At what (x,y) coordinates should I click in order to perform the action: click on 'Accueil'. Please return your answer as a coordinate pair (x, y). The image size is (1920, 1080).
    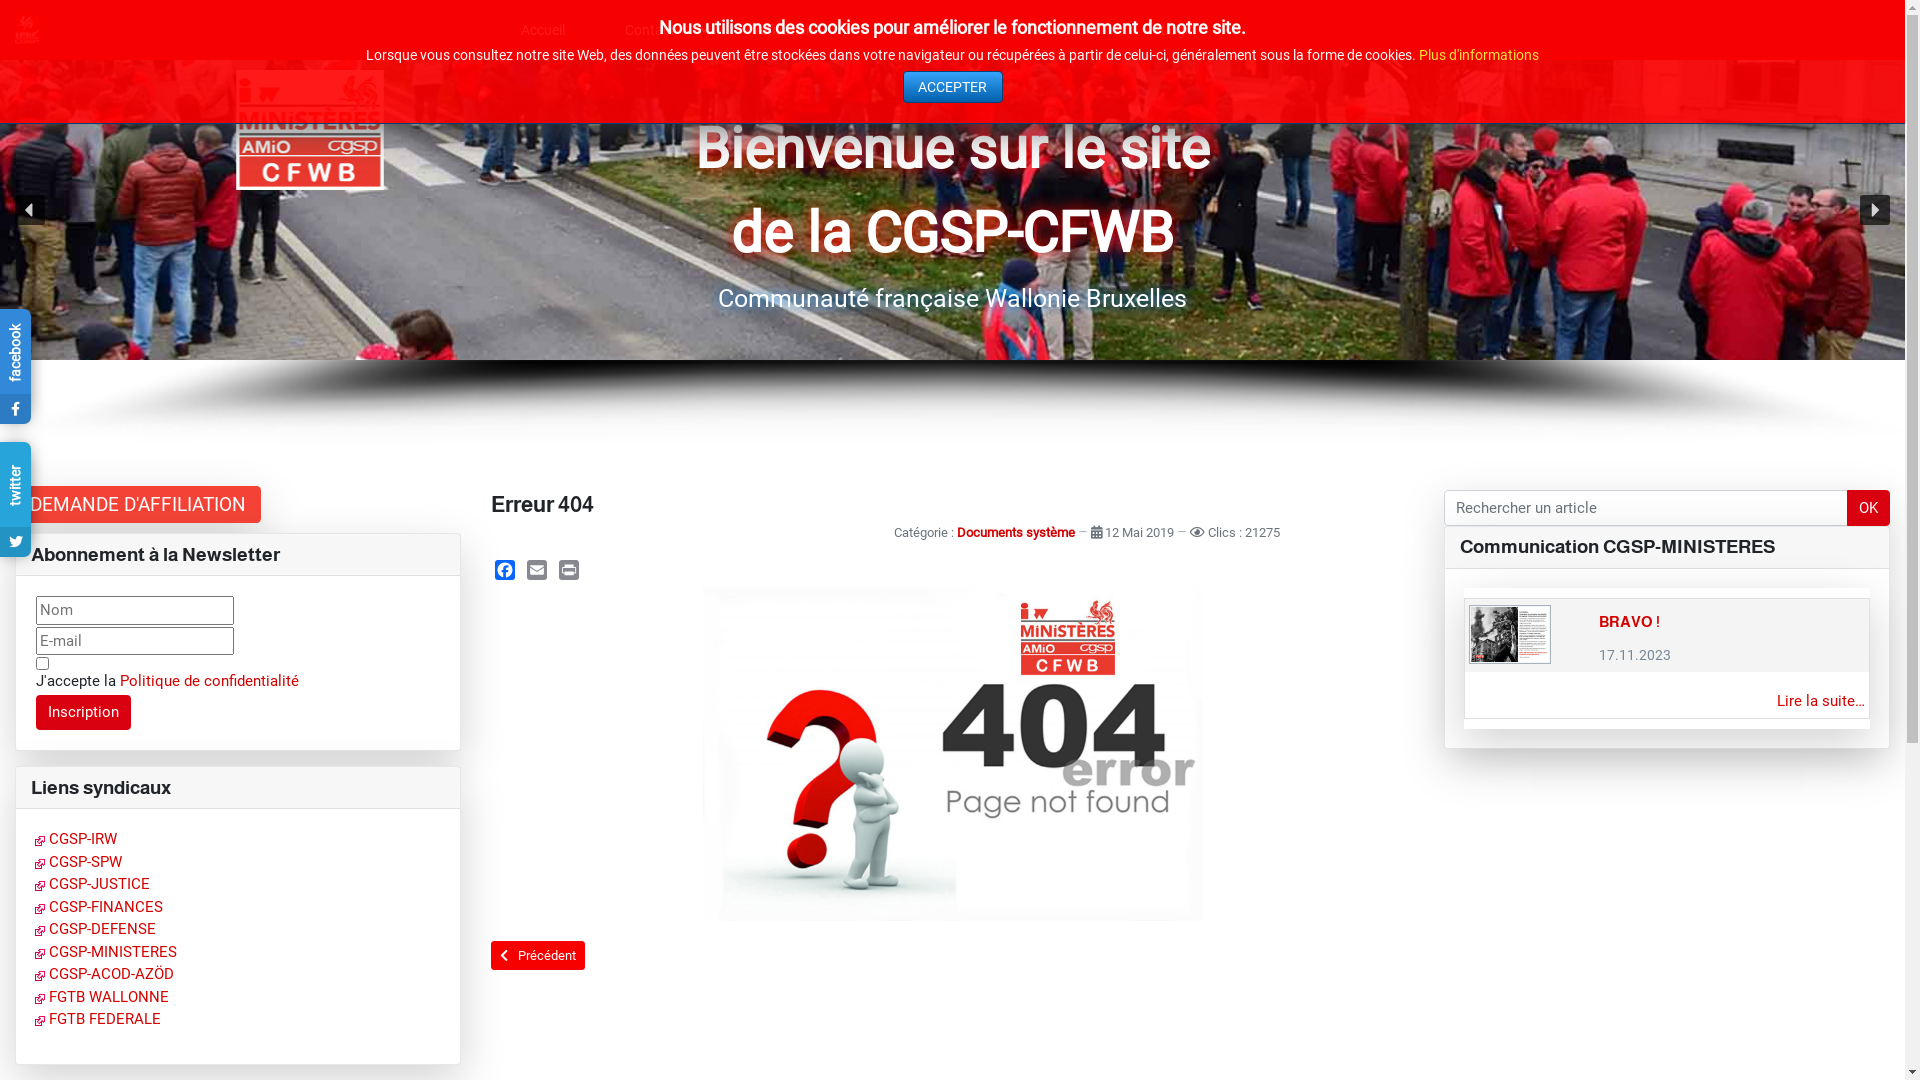
    Looking at the image, I should click on (542, 30).